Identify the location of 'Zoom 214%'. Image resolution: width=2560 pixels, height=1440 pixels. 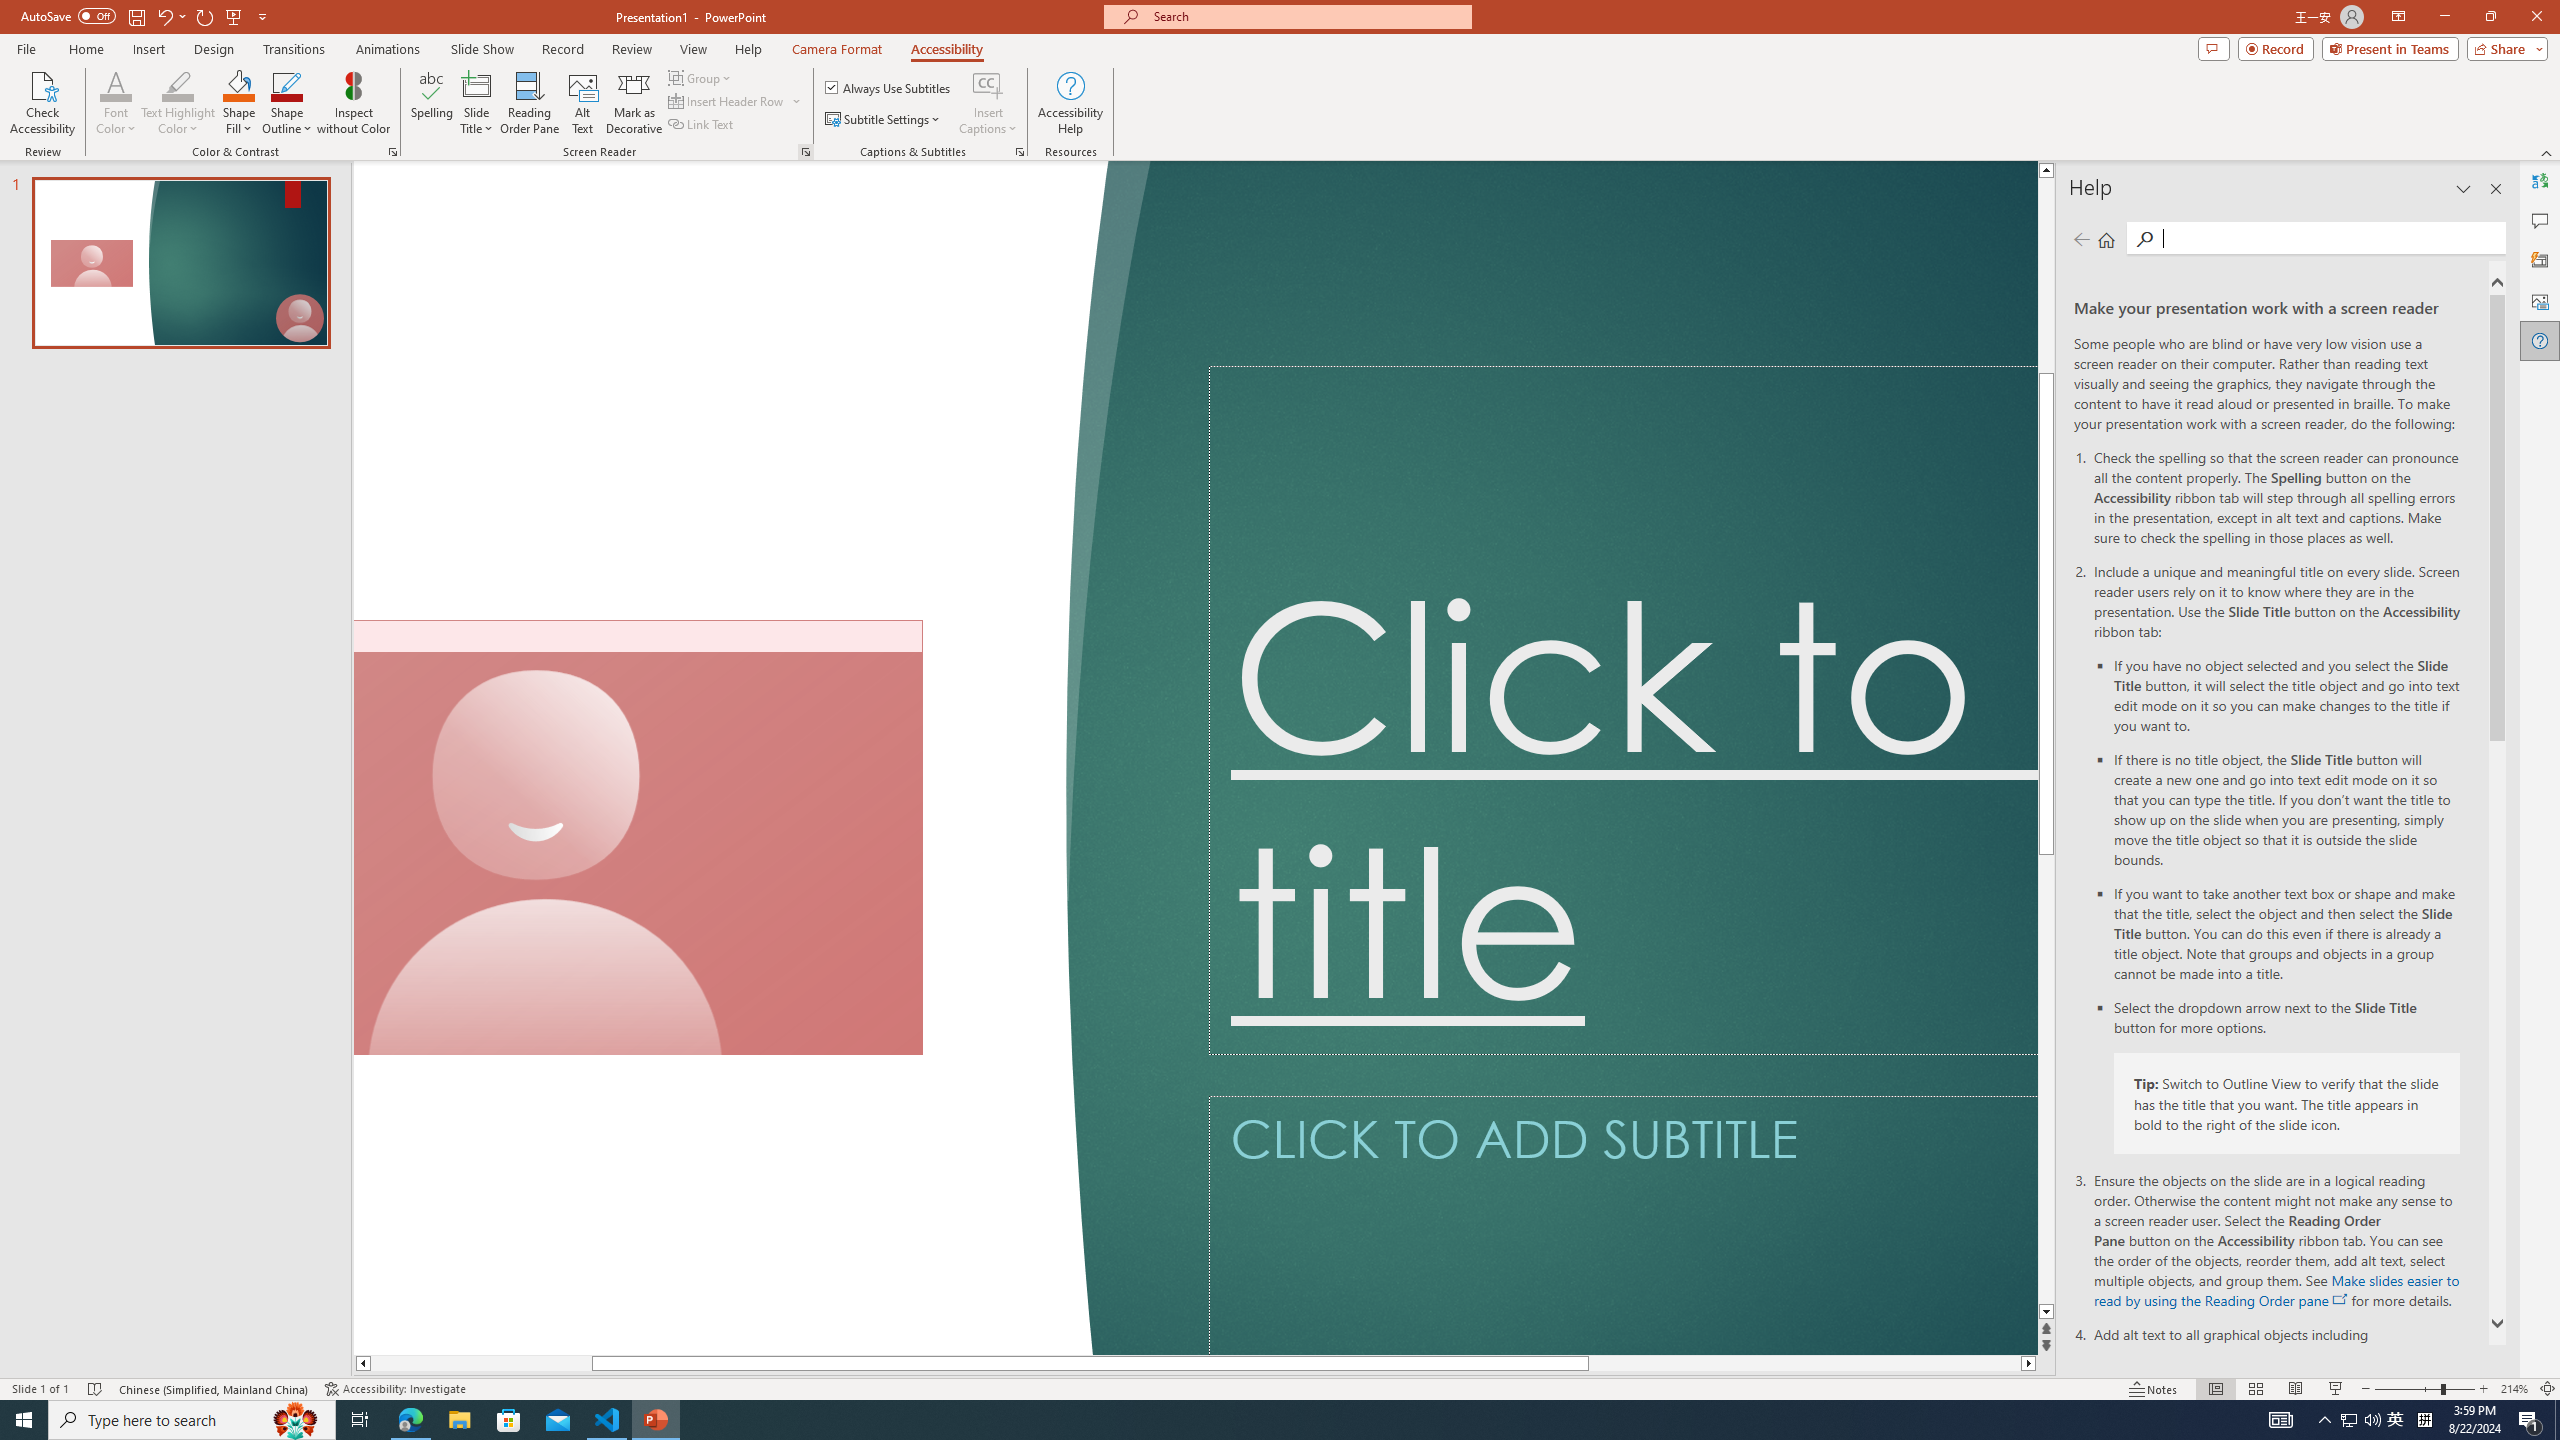
(2515, 1389).